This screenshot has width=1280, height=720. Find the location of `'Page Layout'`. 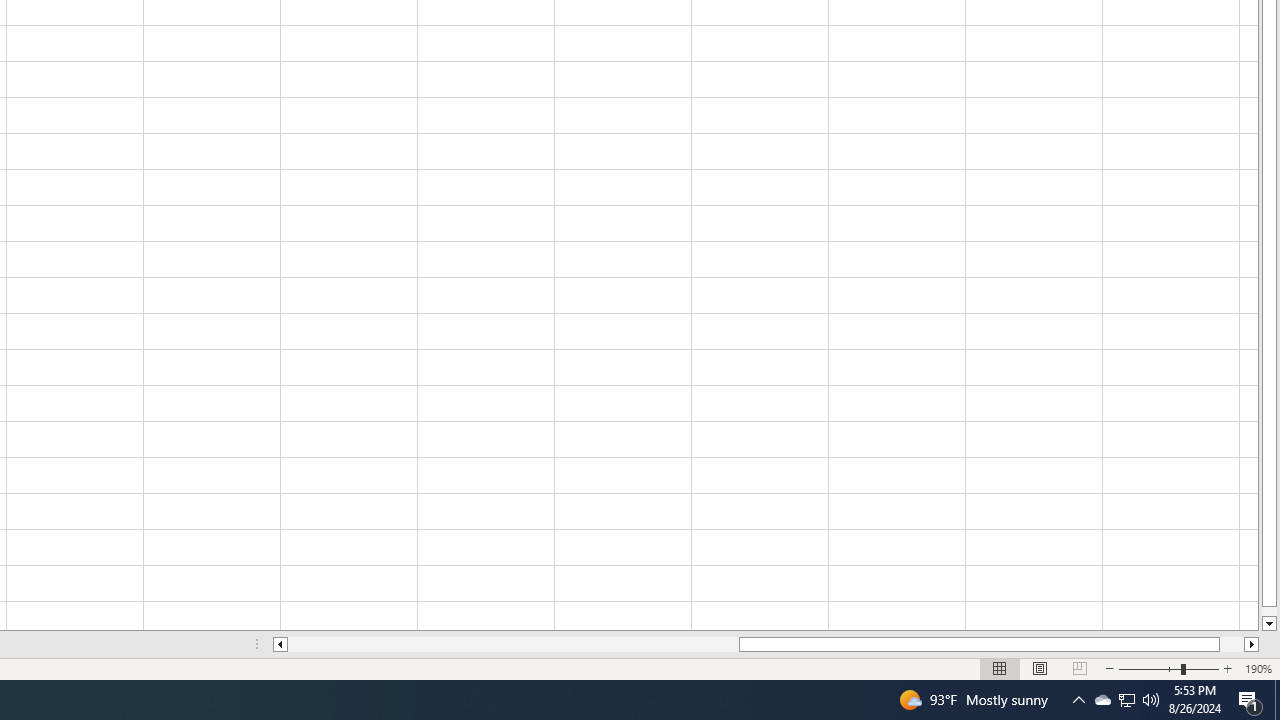

'Page Layout' is located at coordinates (1040, 669).